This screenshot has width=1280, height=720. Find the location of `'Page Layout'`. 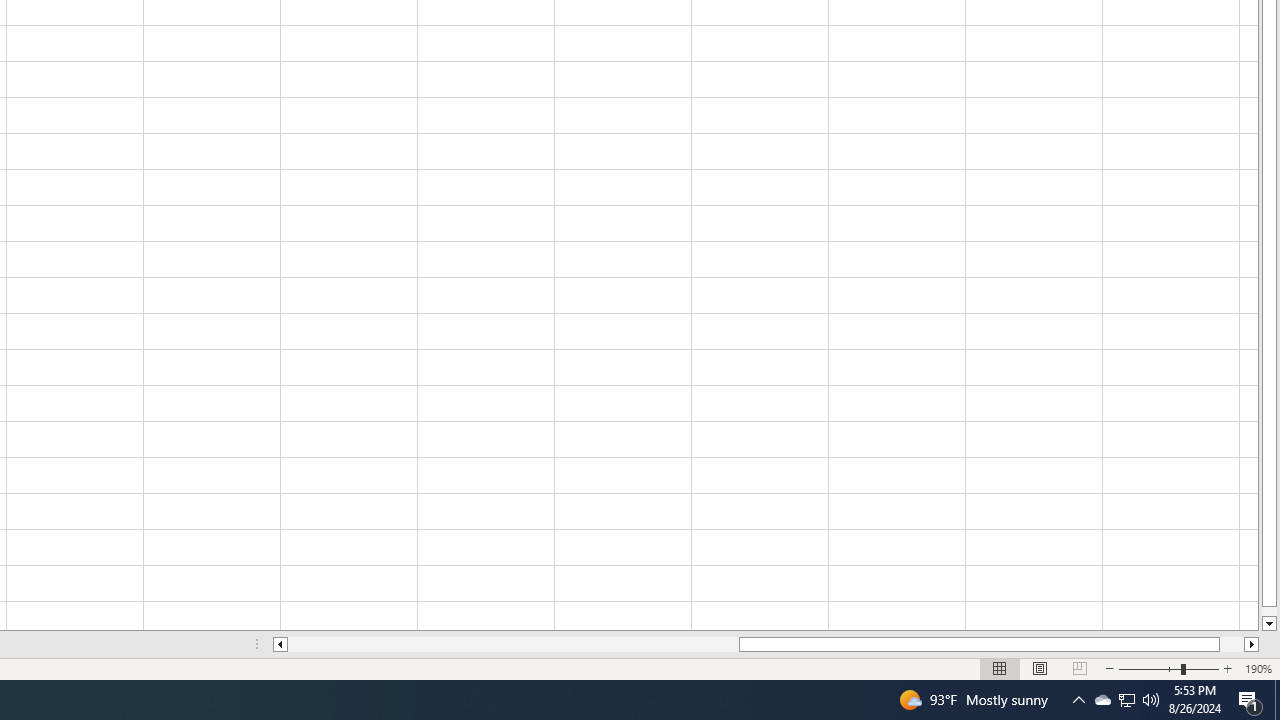

'Page Layout' is located at coordinates (1040, 669).